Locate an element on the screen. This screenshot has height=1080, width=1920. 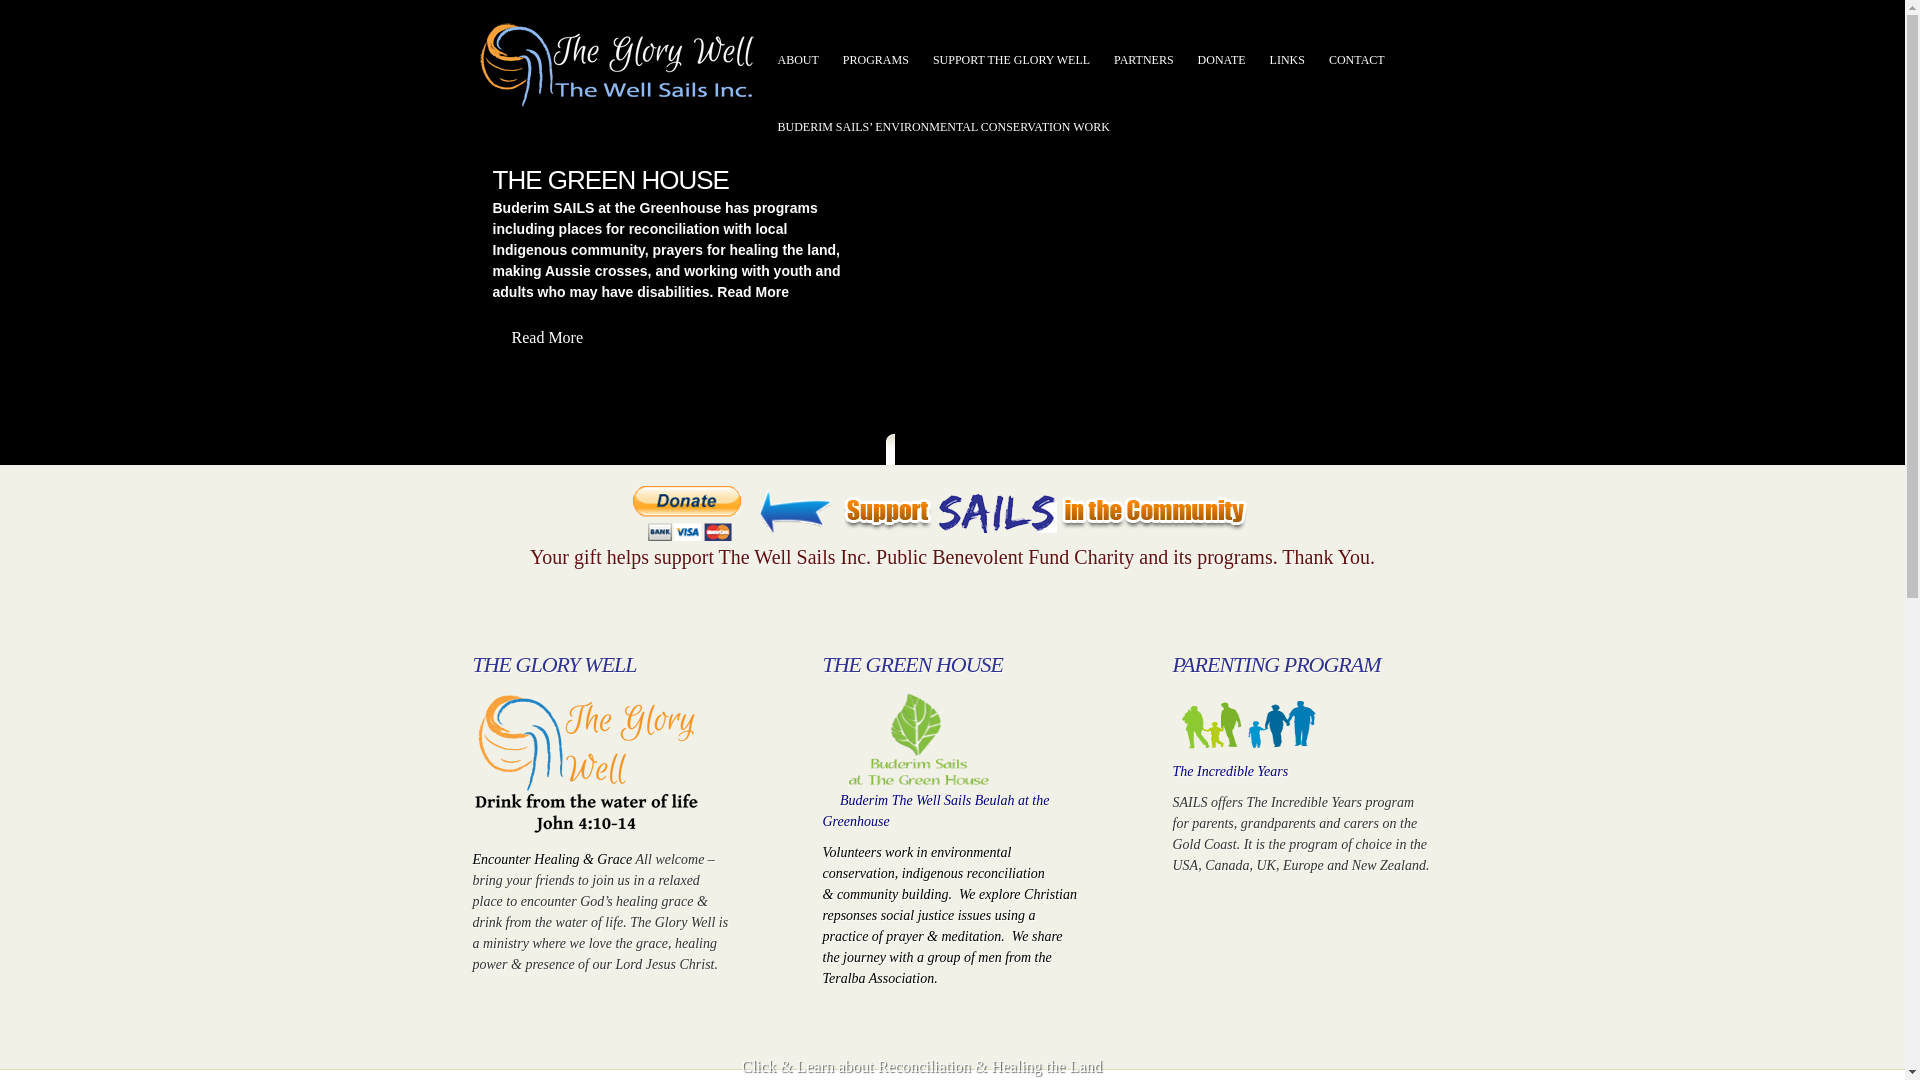
'PARTNERS' is located at coordinates (1143, 59).